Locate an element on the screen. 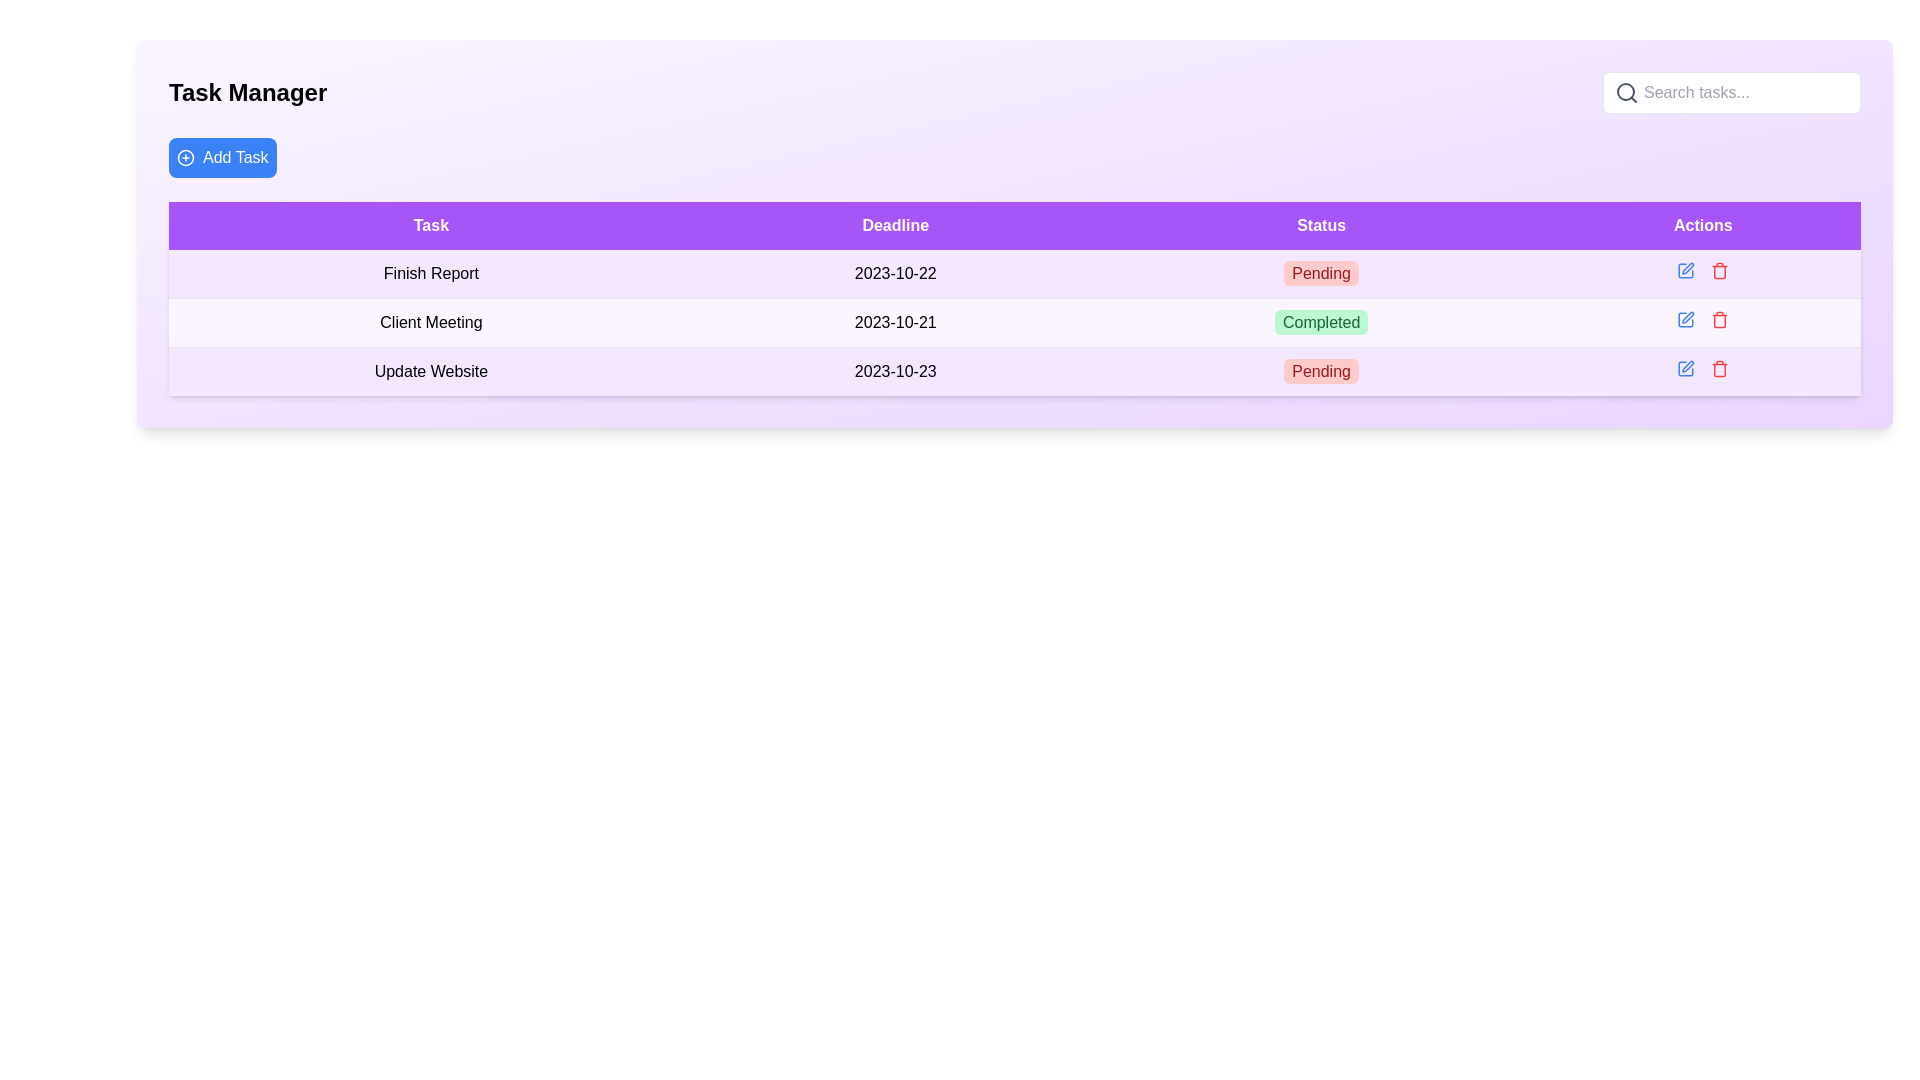 Image resolution: width=1920 pixels, height=1080 pixels. the 'Status' column header of the table, which is the third header cell in the top row, labeled for user clarity is located at coordinates (1321, 225).